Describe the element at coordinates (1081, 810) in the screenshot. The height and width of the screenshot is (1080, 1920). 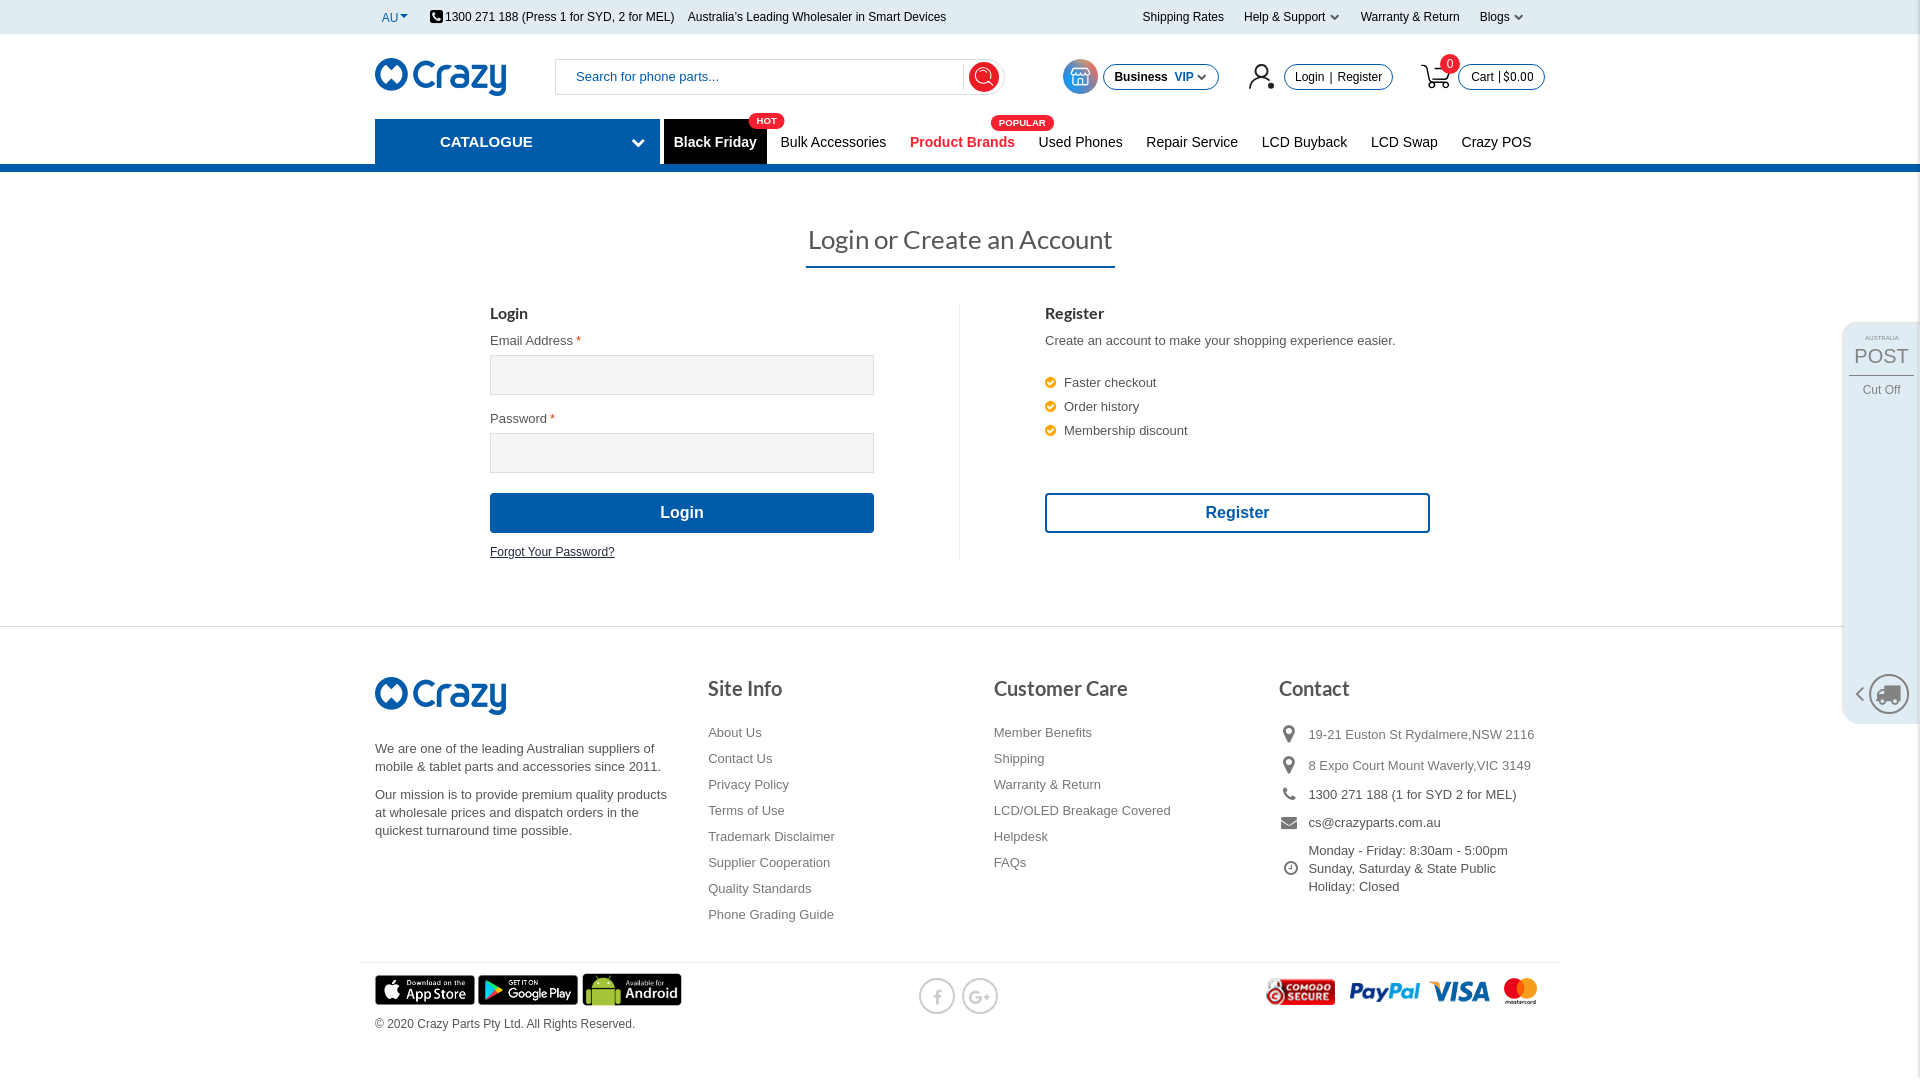
I see `'LCD/OLED Breakage Covered'` at that location.